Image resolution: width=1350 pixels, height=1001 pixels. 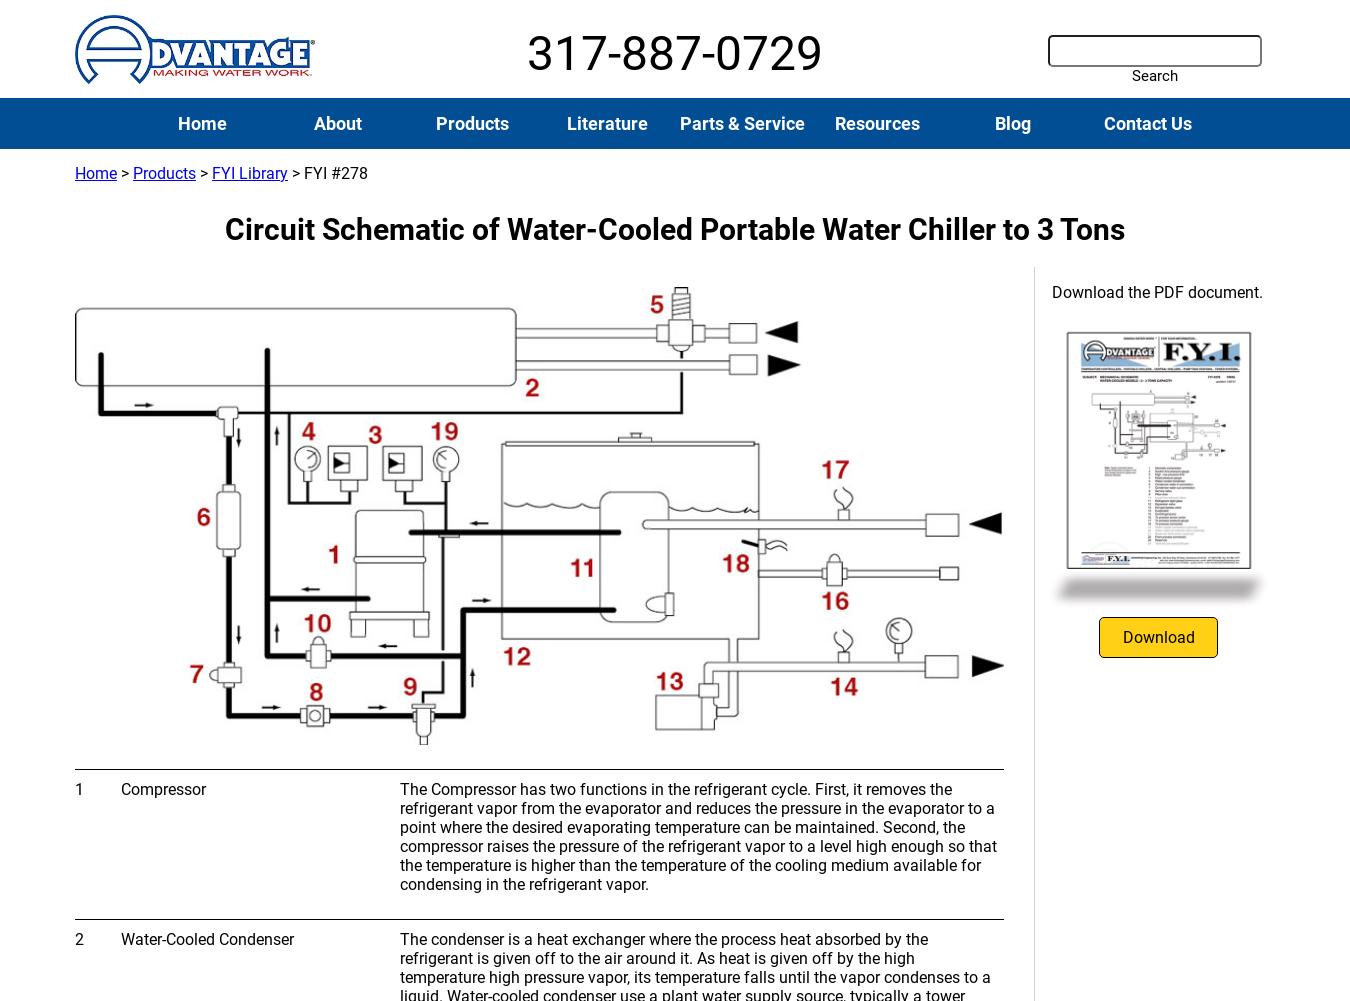 I want to click on '317-887-0729', so click(x=675, y=53).